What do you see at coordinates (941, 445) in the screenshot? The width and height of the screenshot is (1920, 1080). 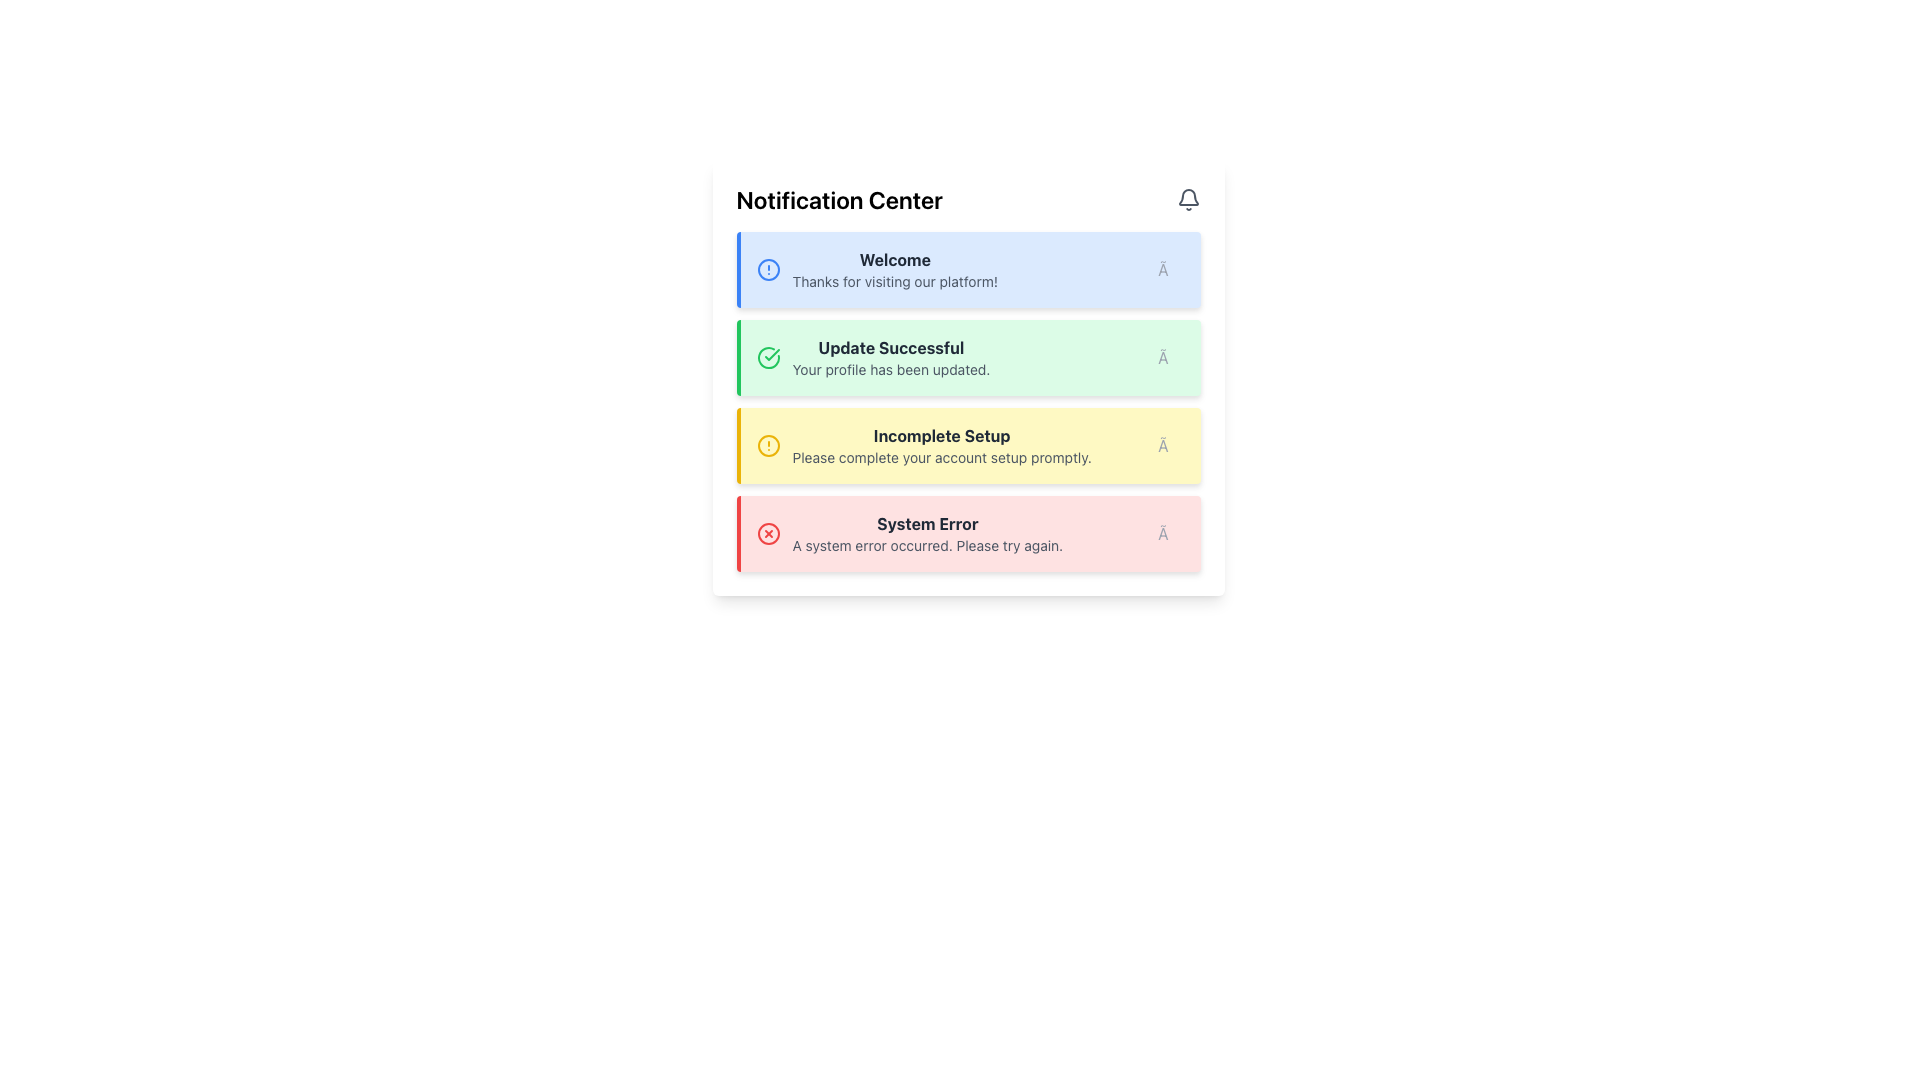 I see `notification titled 'Incomplete Setup' which prompts to complete account setup promptly, located in the third notification entry of the notification center` at bounding box center [941, 445].